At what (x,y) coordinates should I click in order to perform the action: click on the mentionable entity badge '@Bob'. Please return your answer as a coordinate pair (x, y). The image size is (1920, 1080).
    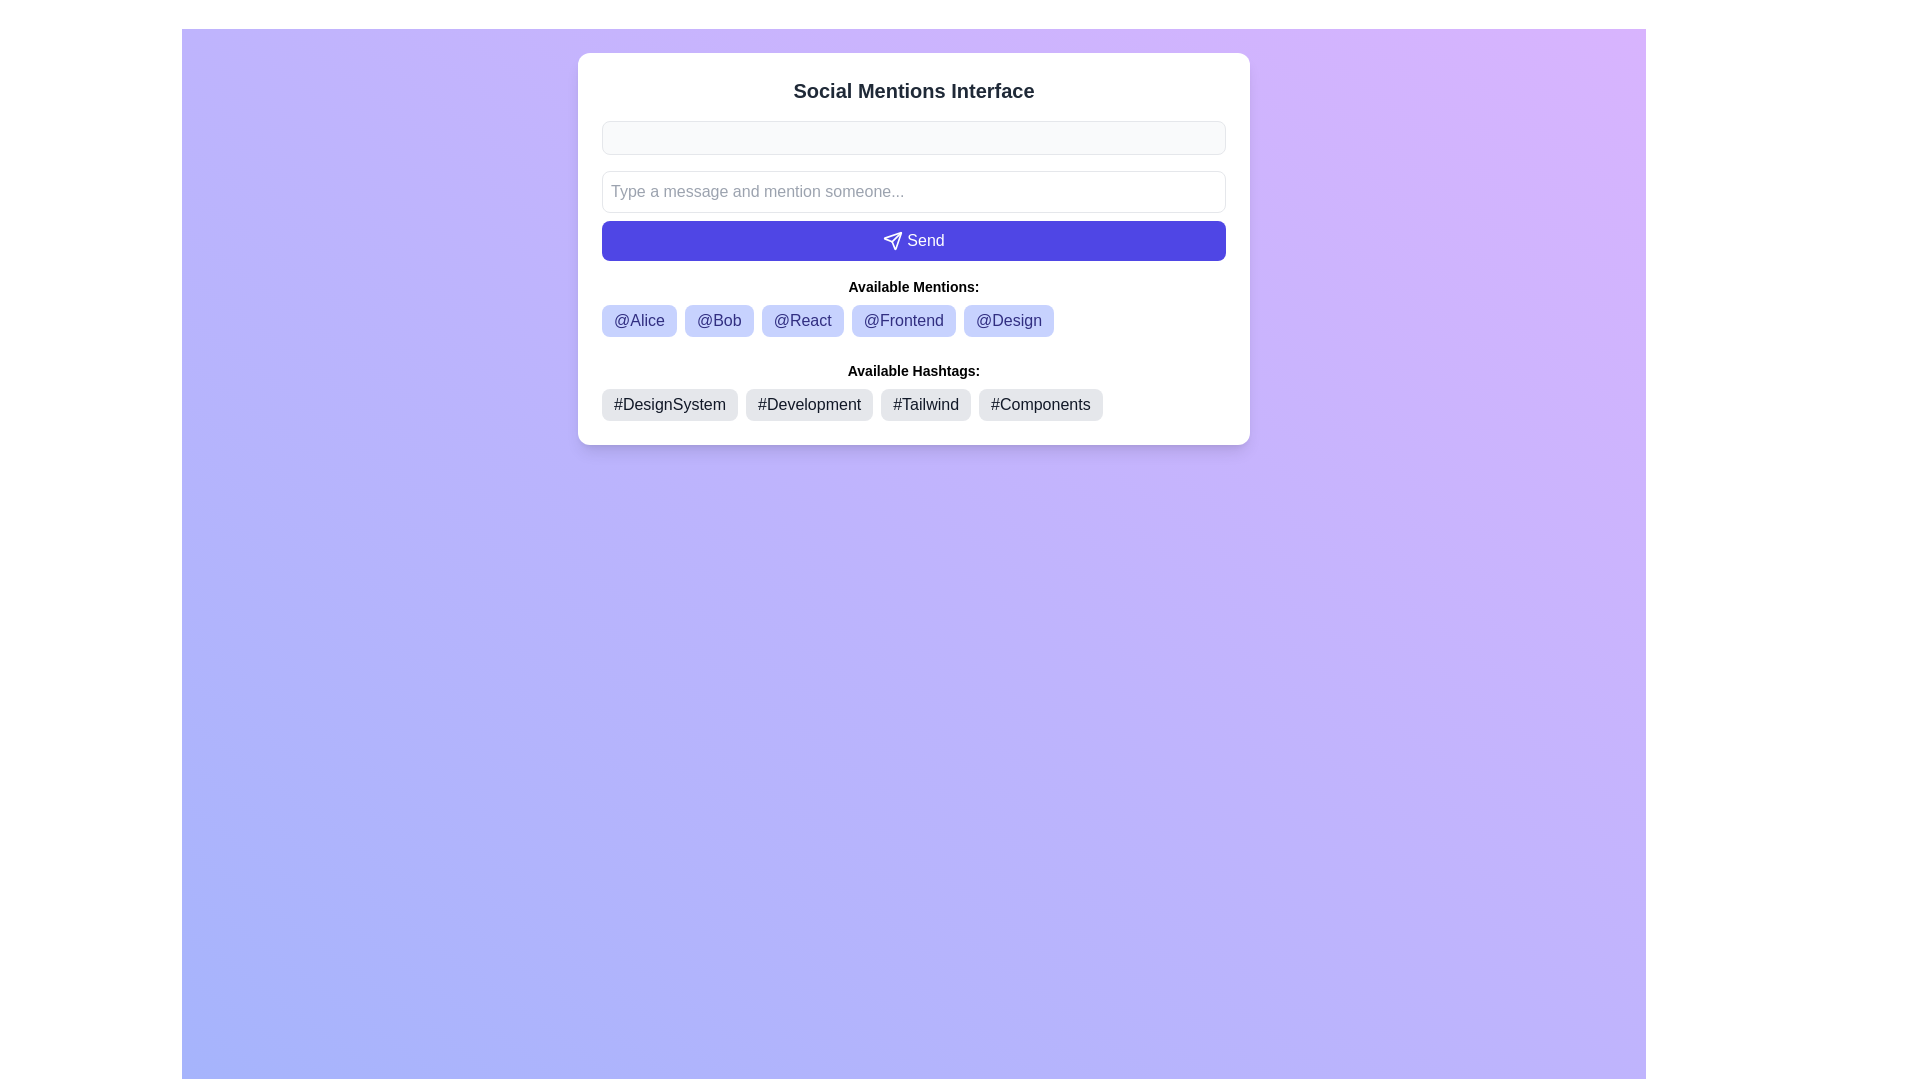
    Looking at the image, I should click on (719, 319).